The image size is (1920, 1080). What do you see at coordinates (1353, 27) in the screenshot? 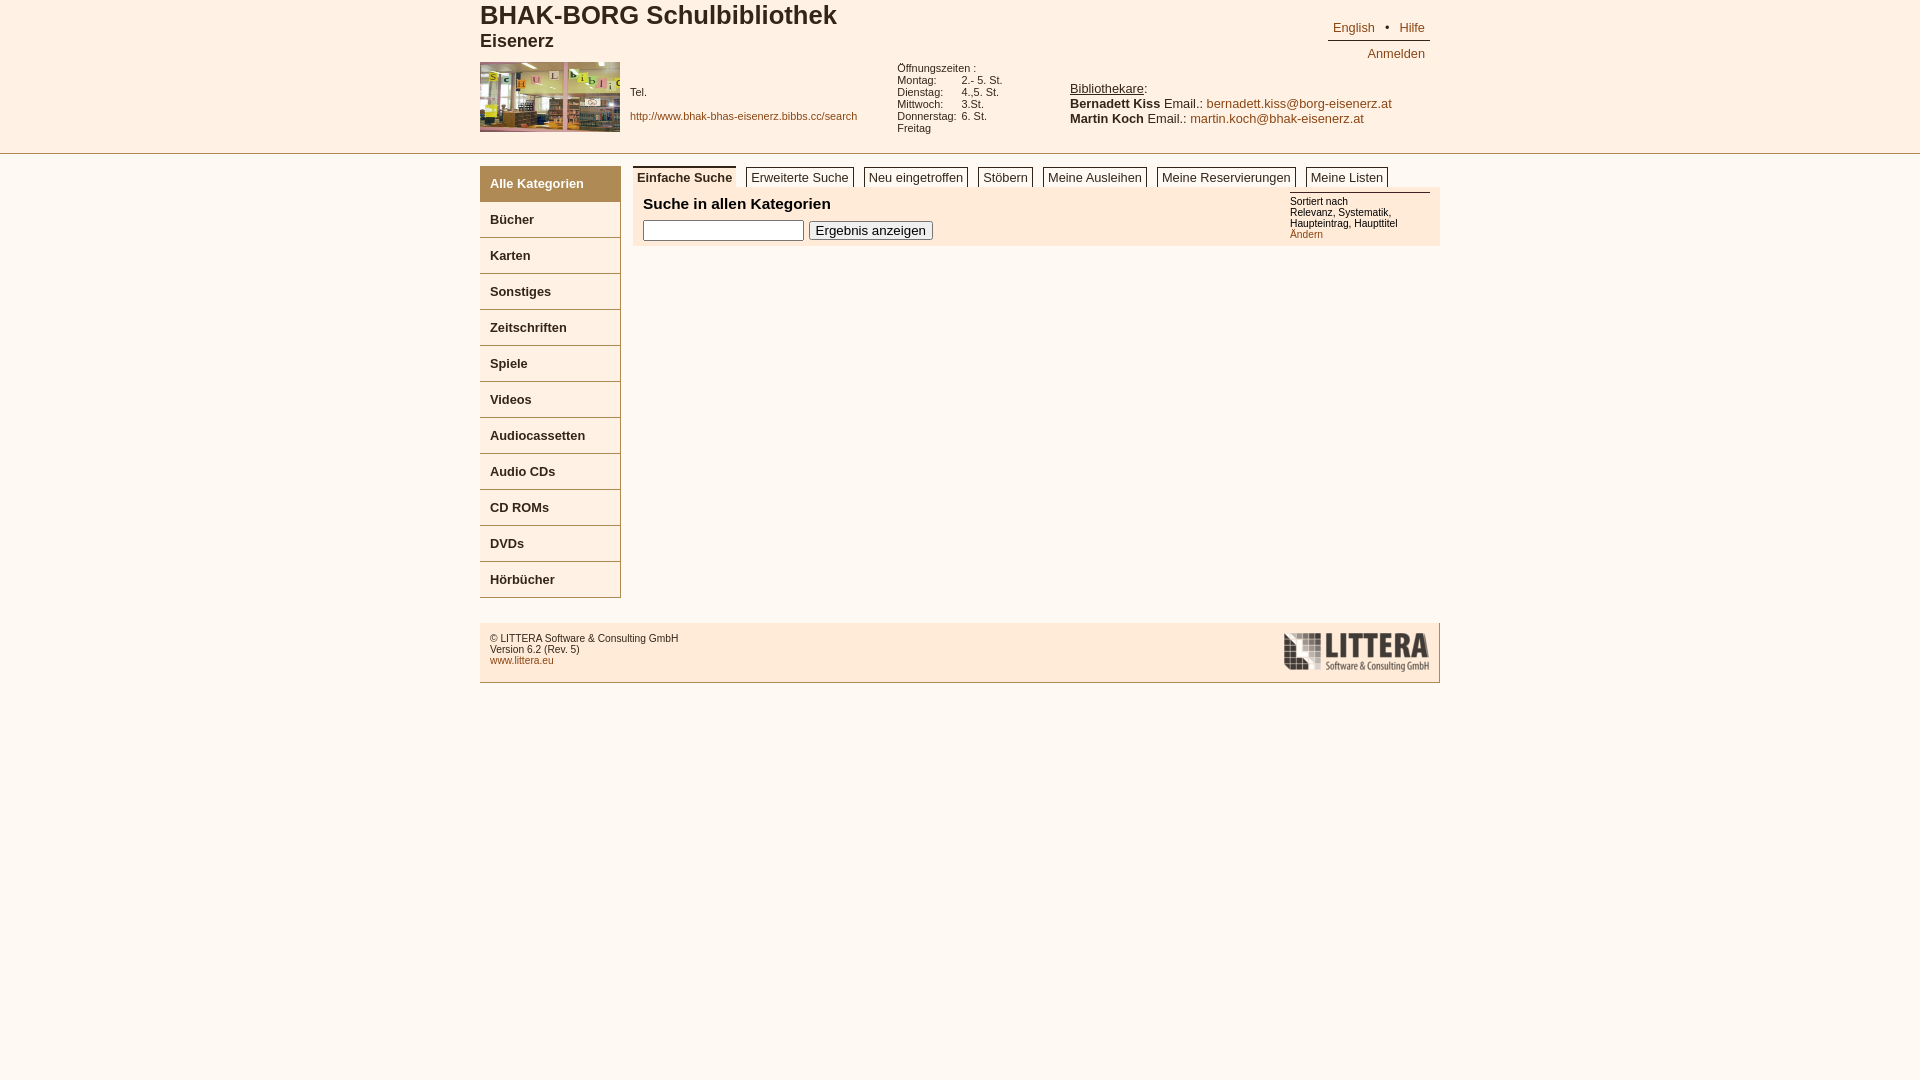
I see `'English'` at bounding box center [1353, 27].